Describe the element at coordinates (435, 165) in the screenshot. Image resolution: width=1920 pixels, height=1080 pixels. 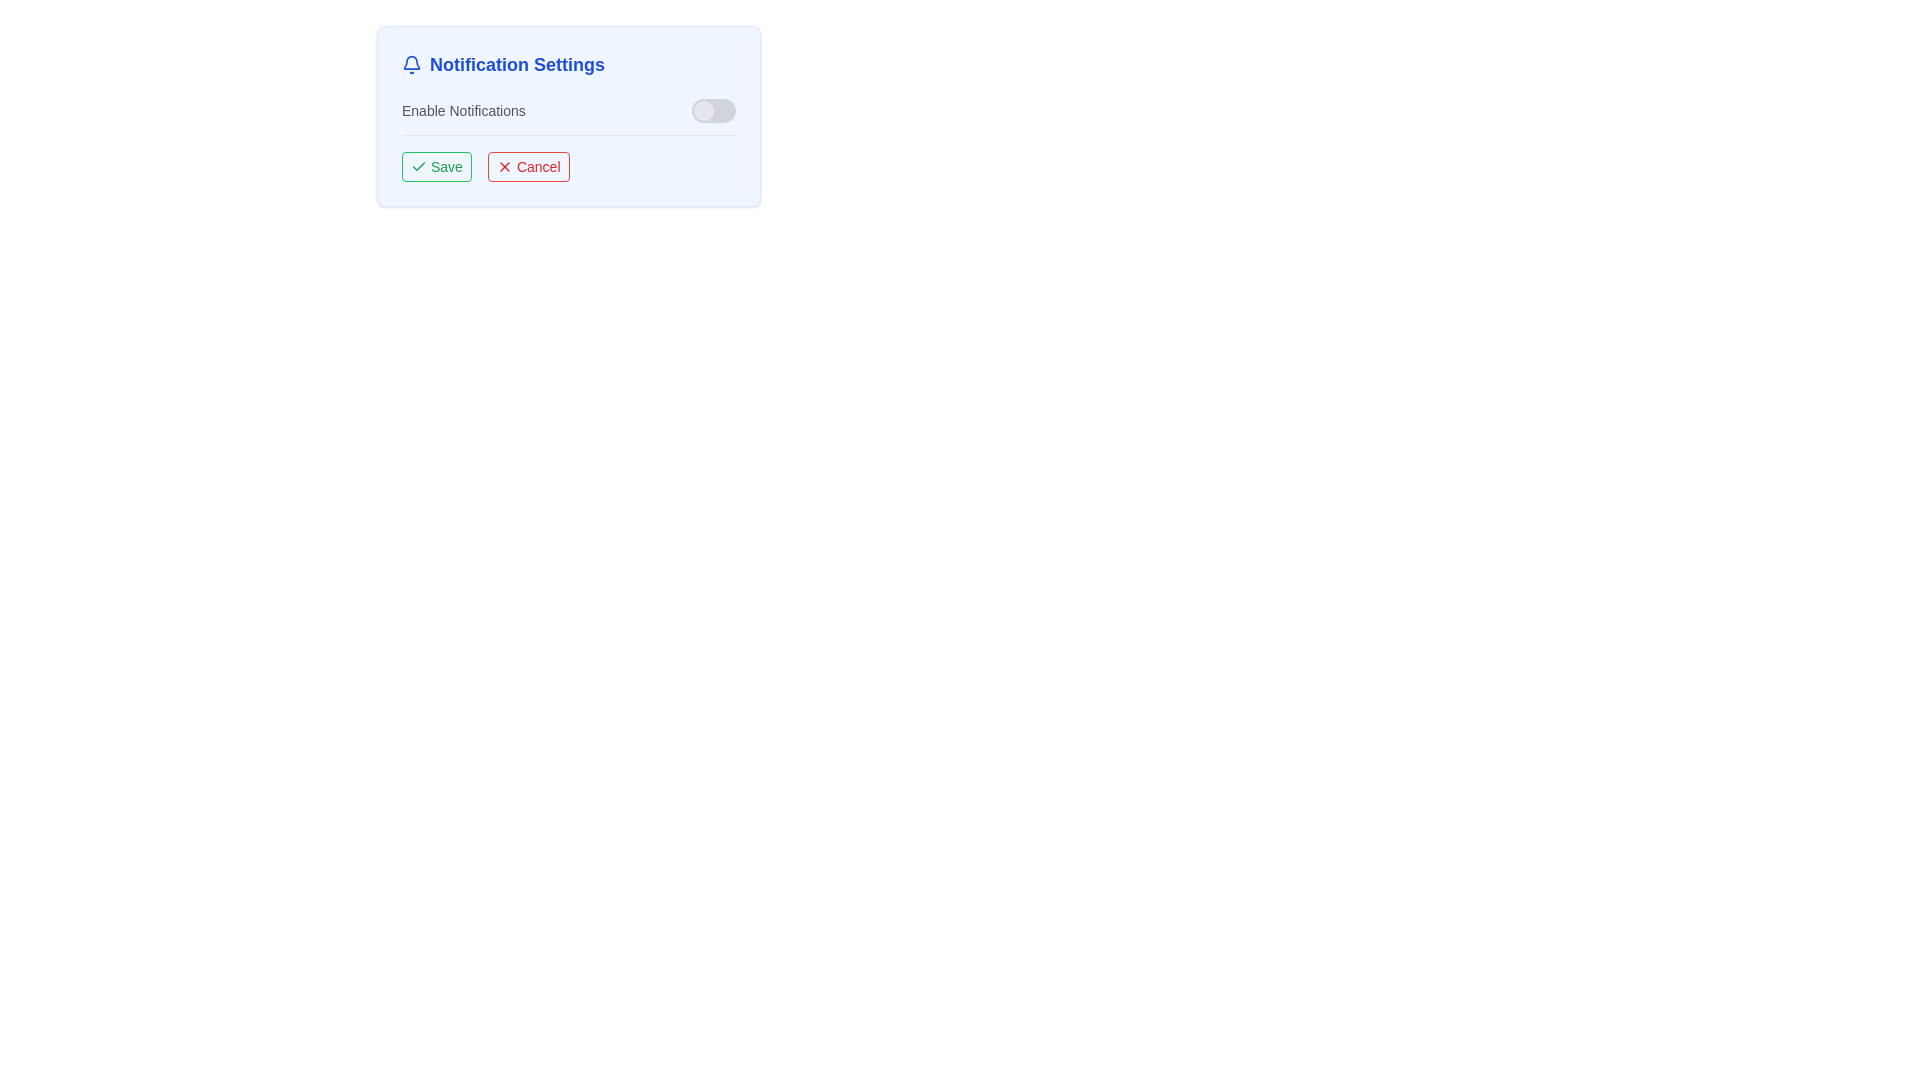
I see `the green 'Save' button with rounded corners that has a checkmark icon to its left` at that location.